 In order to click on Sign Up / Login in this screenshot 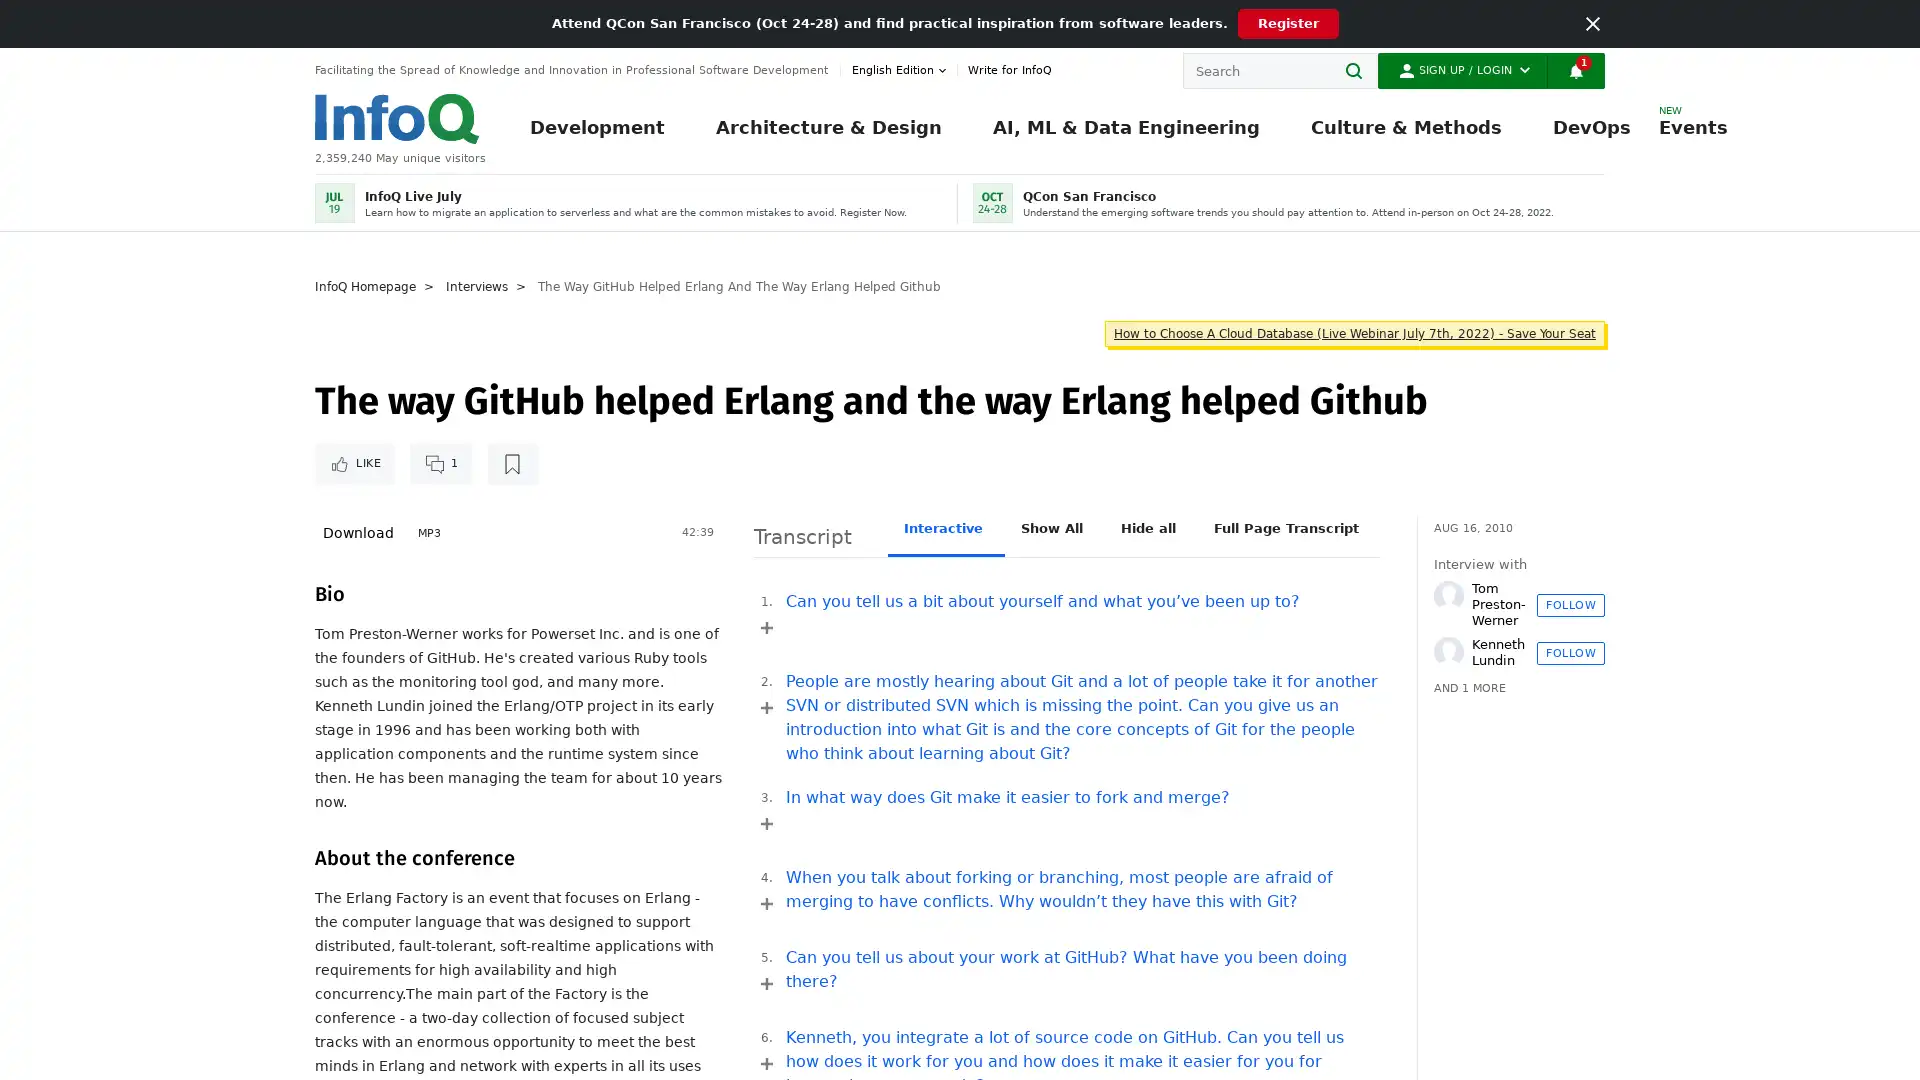, I will do `click(1462, 69)`.